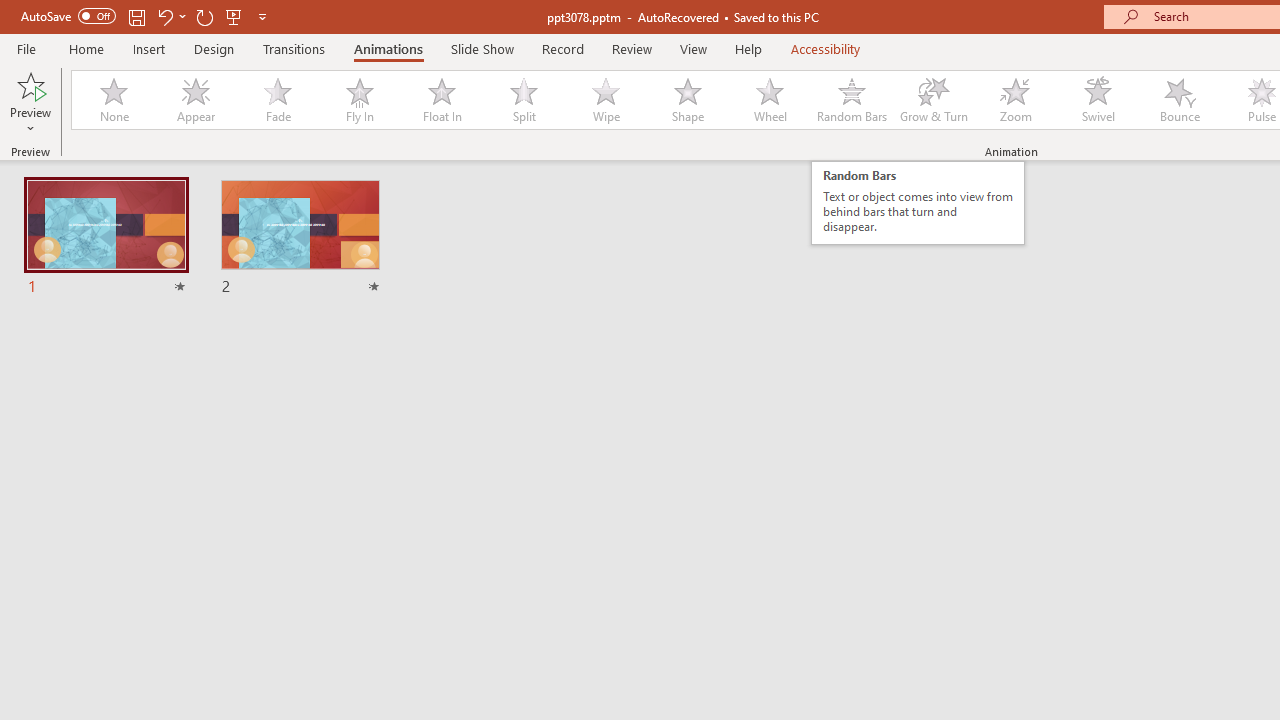 The width and height of the screenshot is (1280, 720). Describe the element at coordinates (769, 100) in the screenshot. I see `'Wheel'` at that location.